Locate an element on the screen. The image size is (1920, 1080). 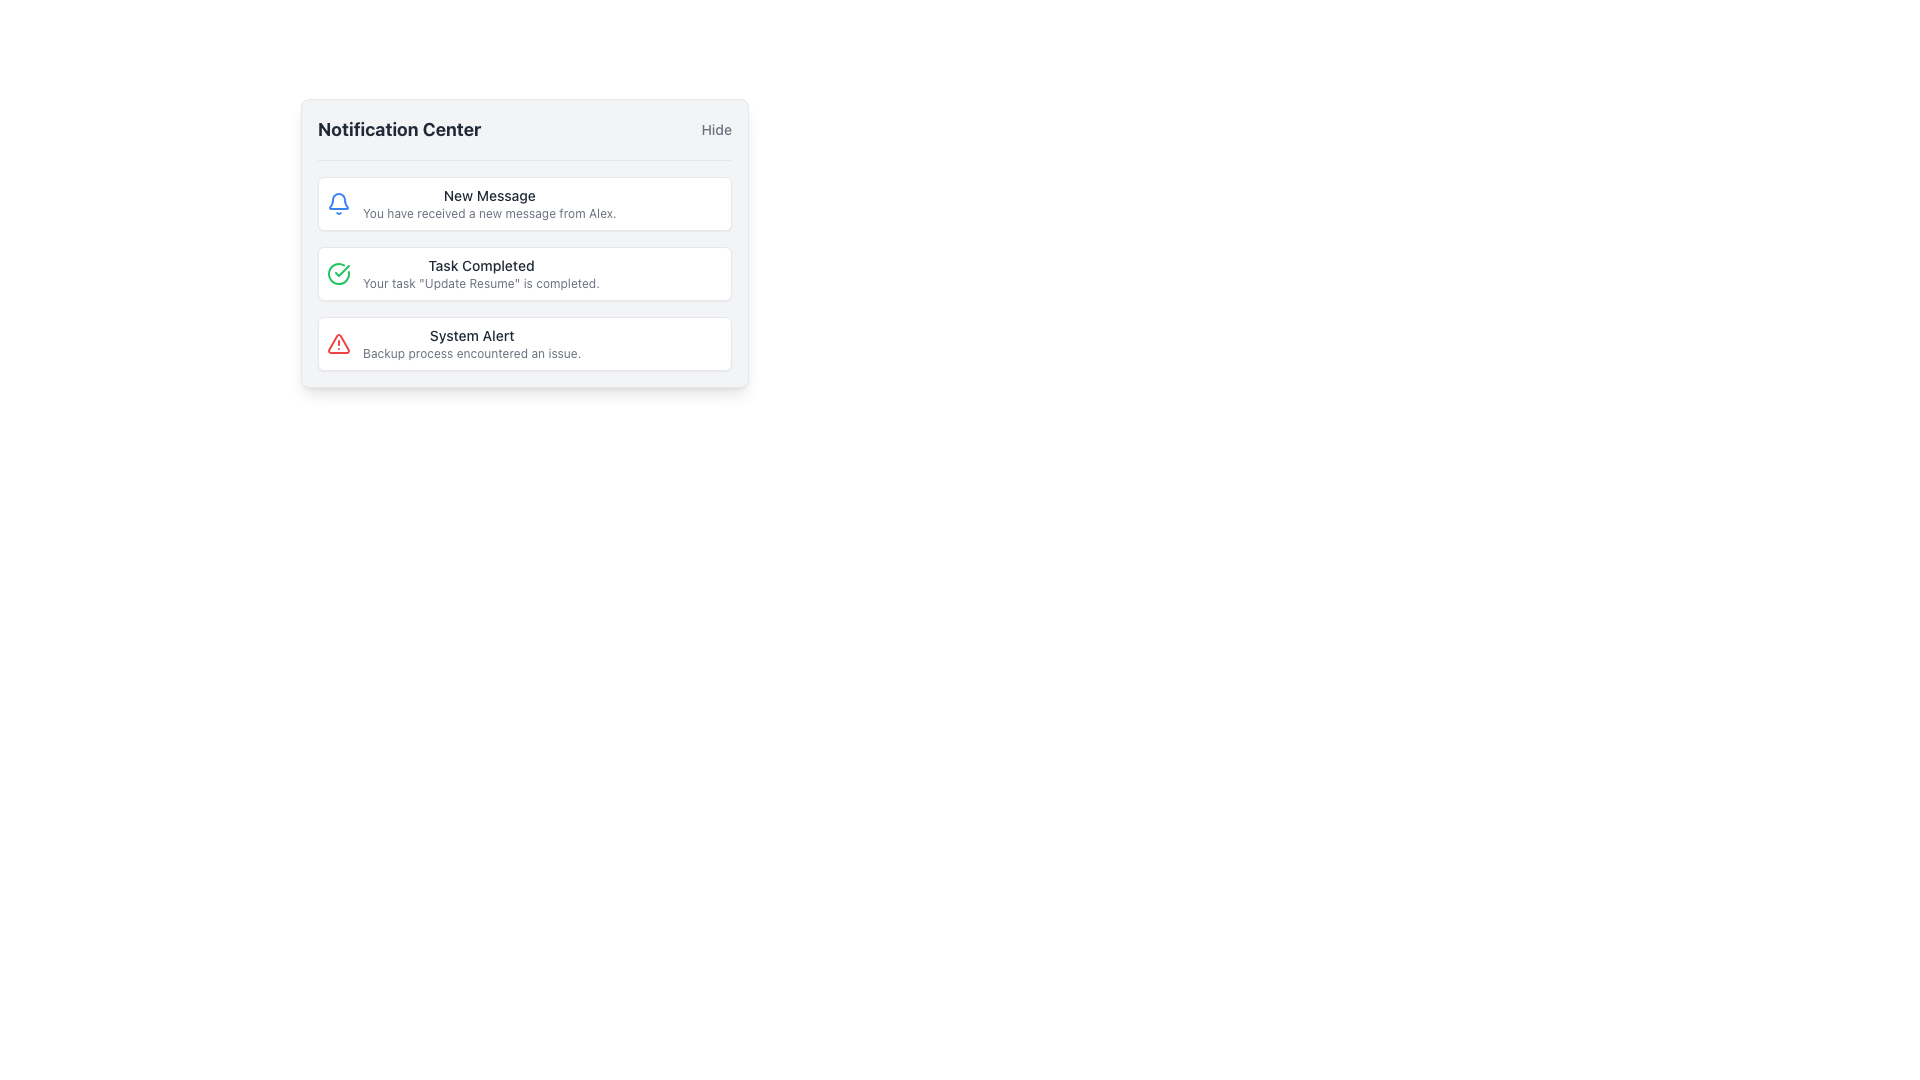
the Notification block that alerts users about an issue encountered during a backup process, which is the third item in the vertical notification list is located at coordinates (524, 342).